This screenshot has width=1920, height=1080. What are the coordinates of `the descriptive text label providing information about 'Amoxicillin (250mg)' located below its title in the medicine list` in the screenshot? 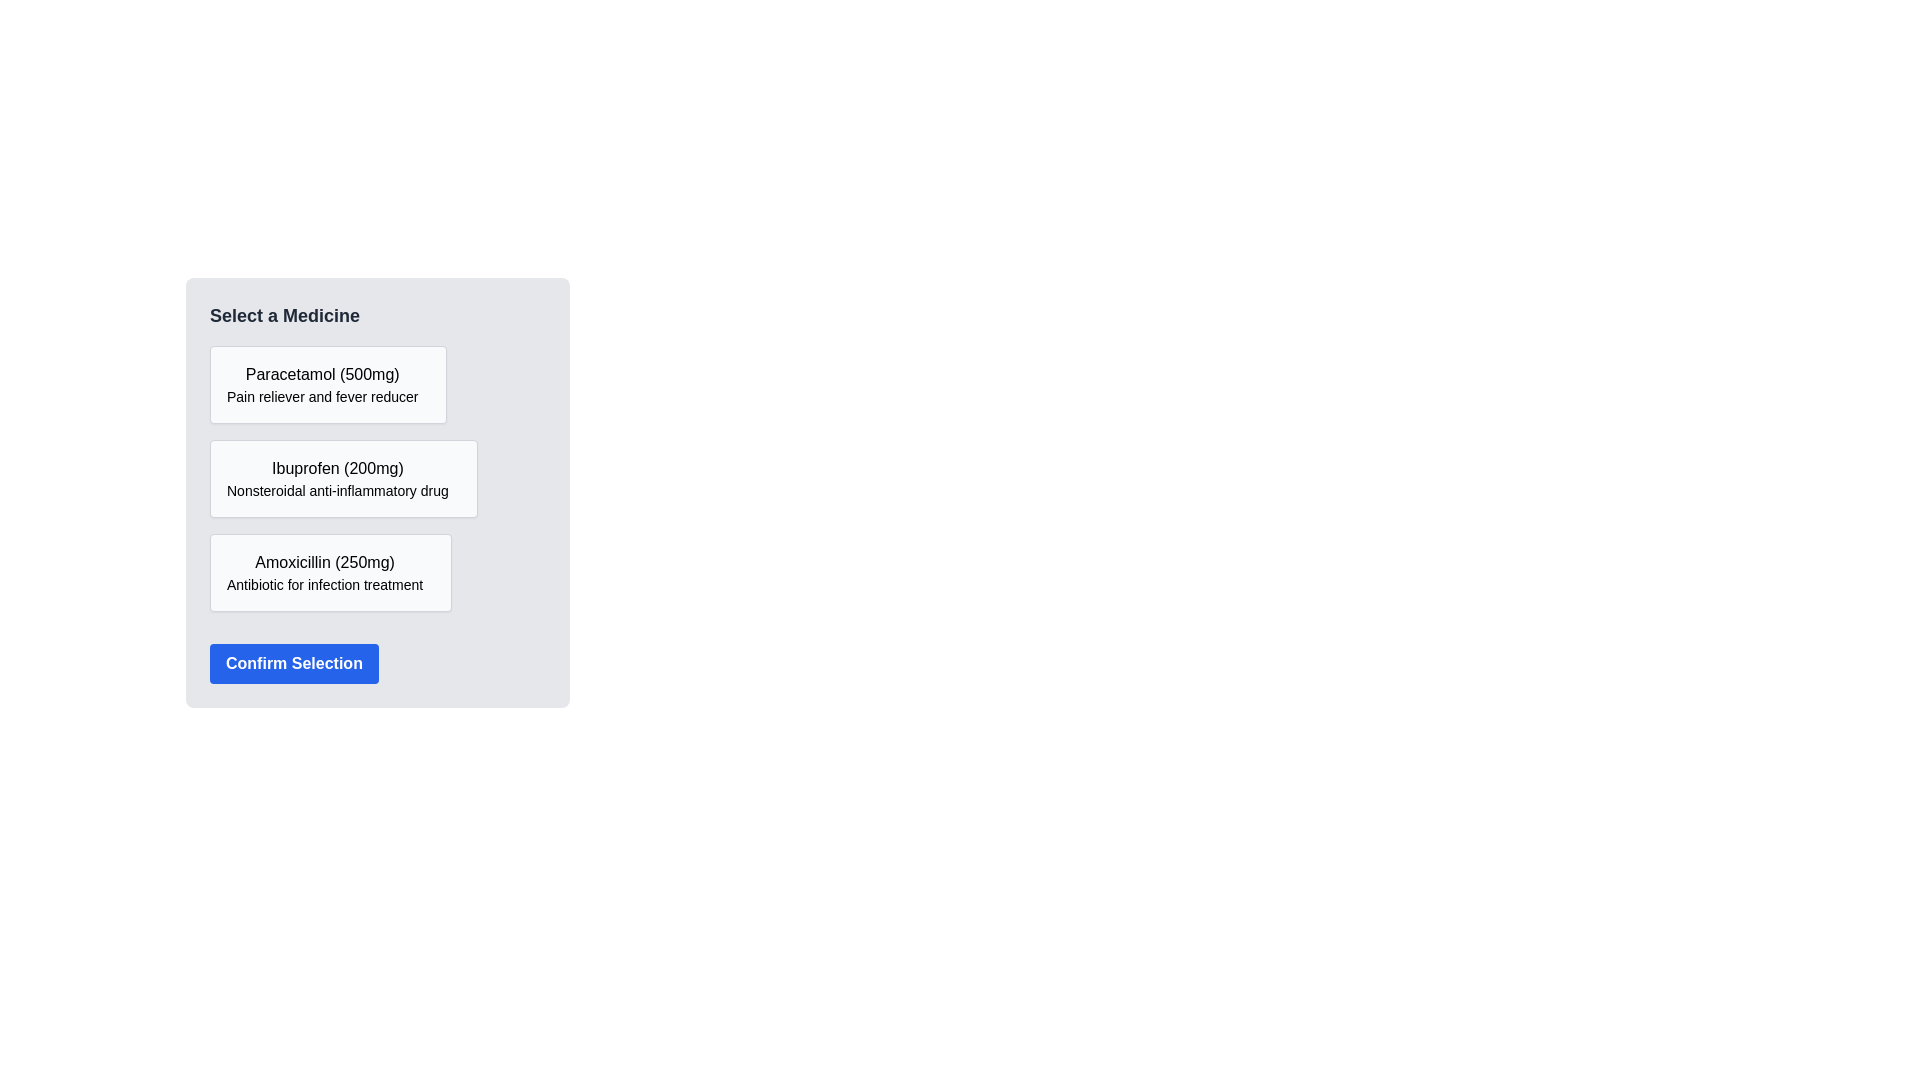 It's located at (325, 585).